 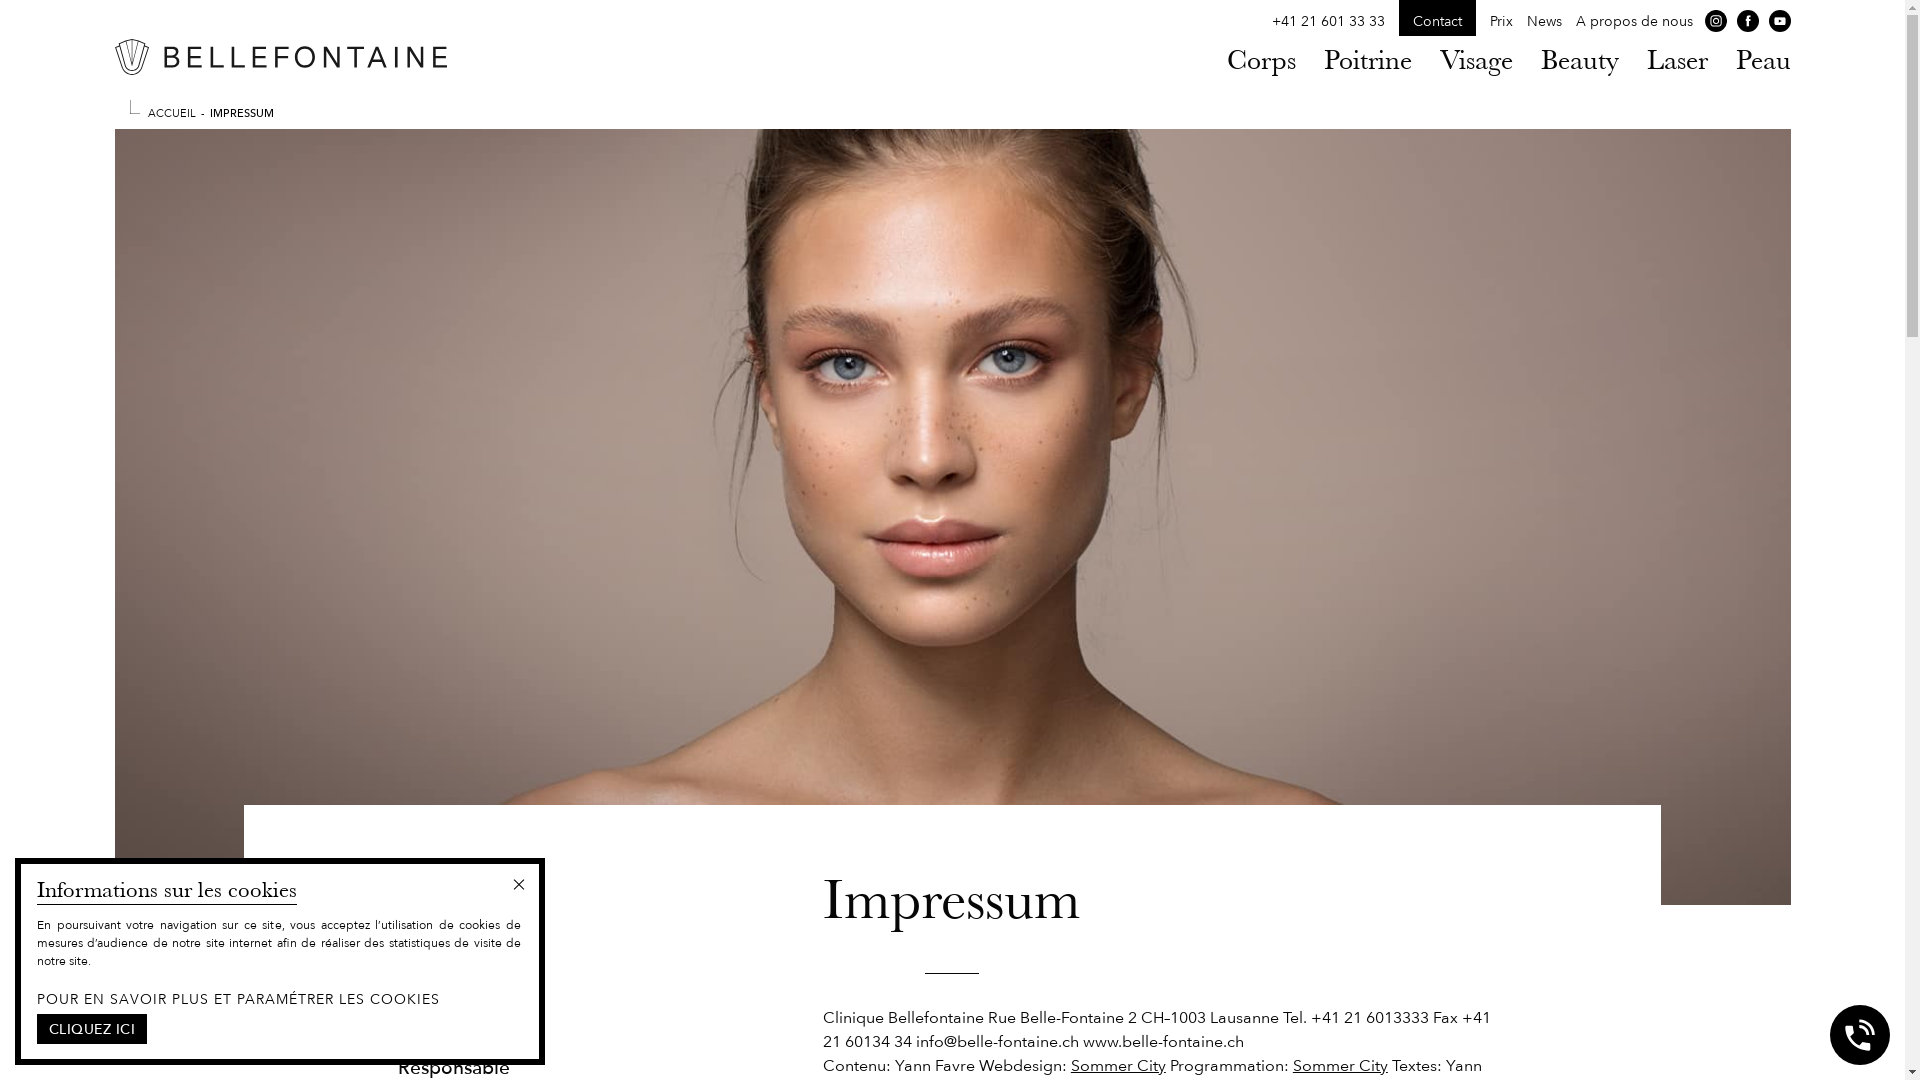 What do you see at coordinates (37, 1029) in the screenshot?
I see `'CLIQUEZ ICI'` at bounding box center [37, 1029].